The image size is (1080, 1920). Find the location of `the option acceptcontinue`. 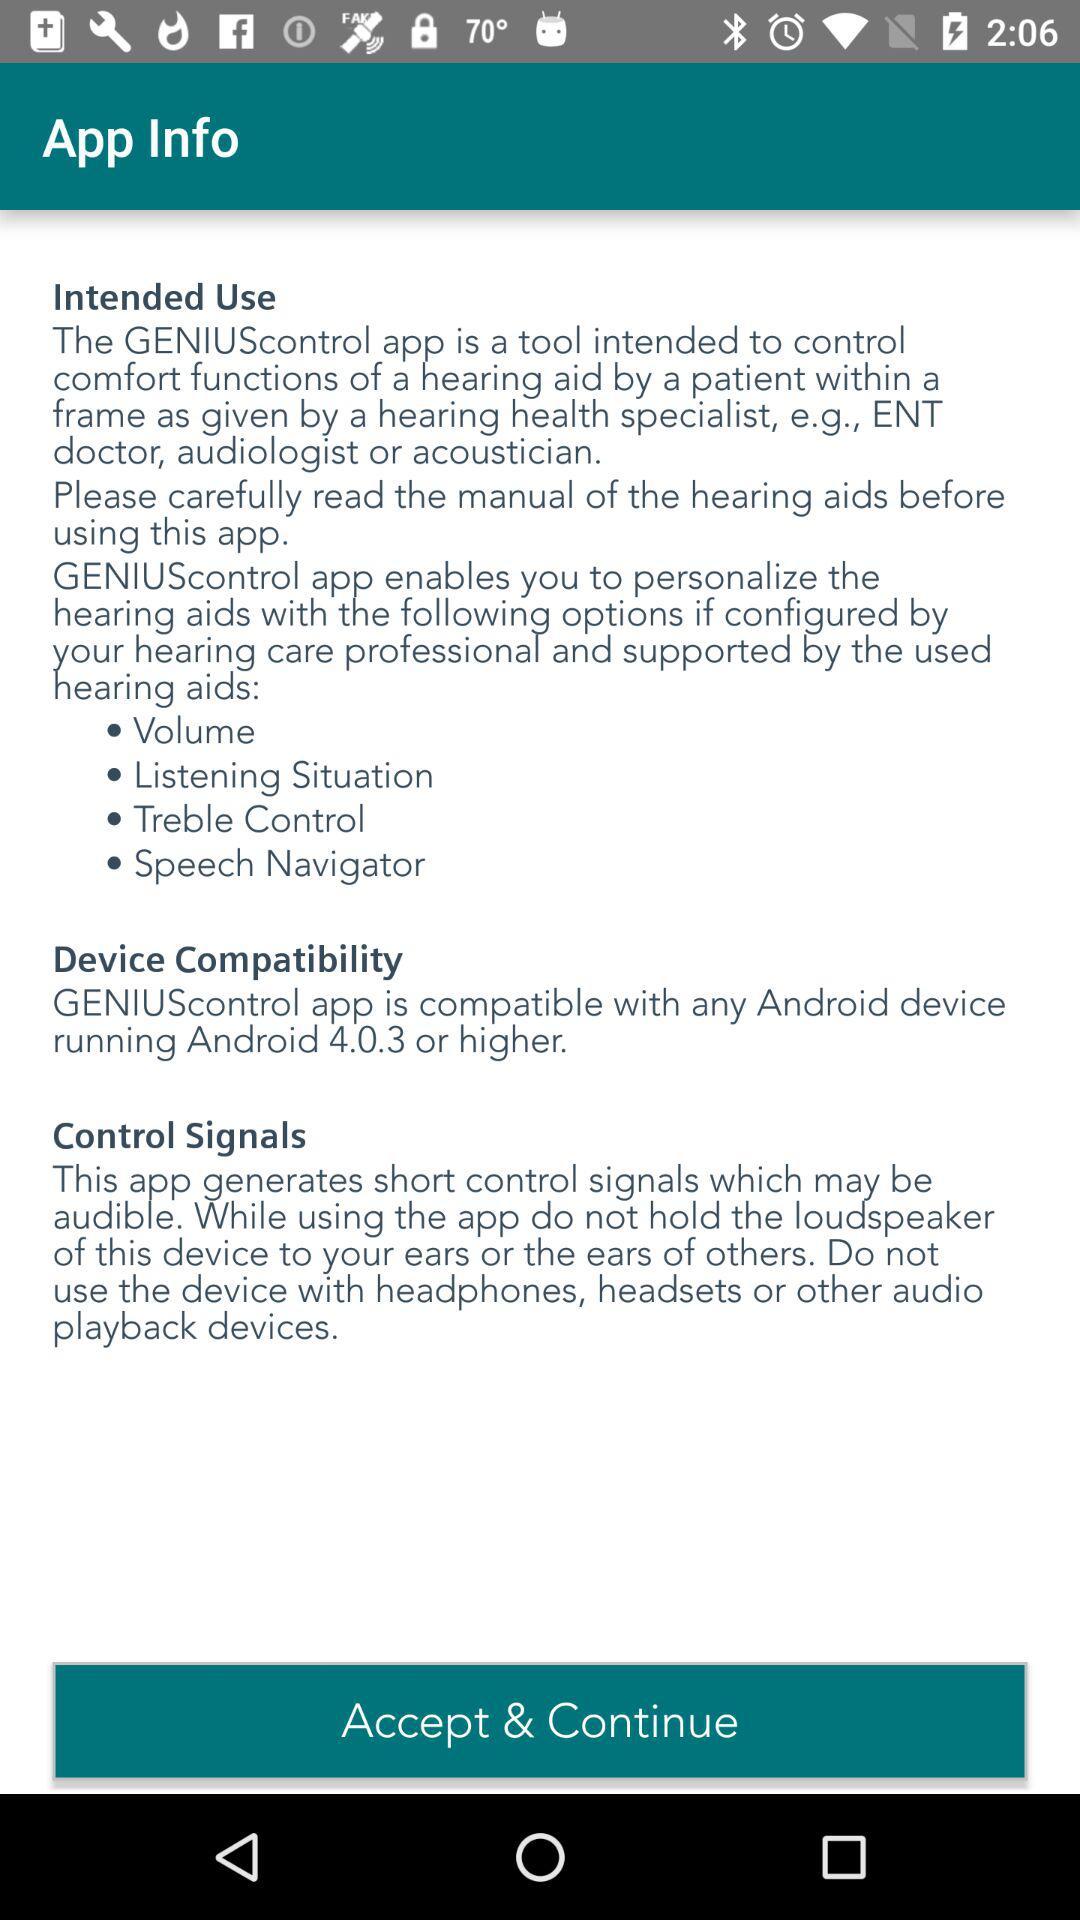

the option acceptcontinue is located at coordinates (540, 1720).